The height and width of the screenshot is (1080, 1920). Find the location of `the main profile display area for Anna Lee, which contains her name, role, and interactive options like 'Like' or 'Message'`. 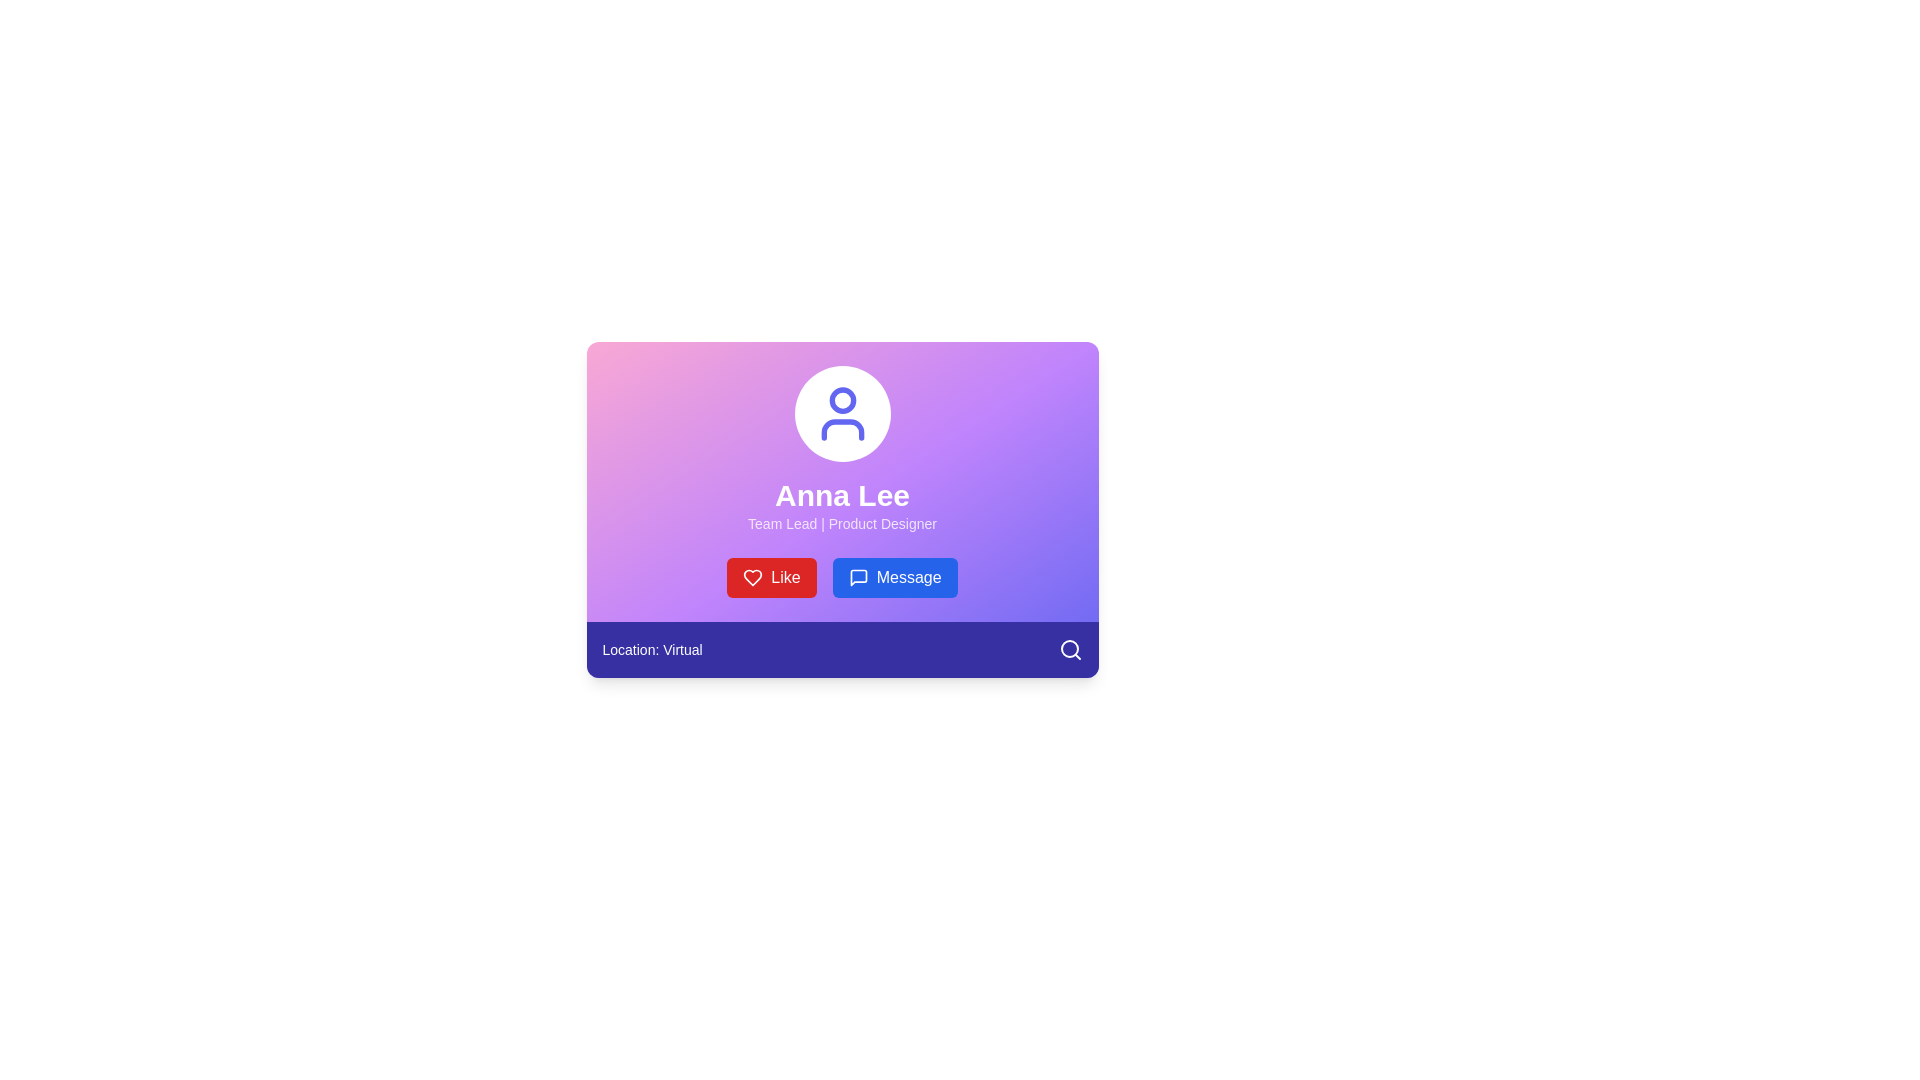

the main profile display area for Anna Lee, which contains her name, role, and interactive options like 'Like' or 'Message' is located at coordinates (842, 482).